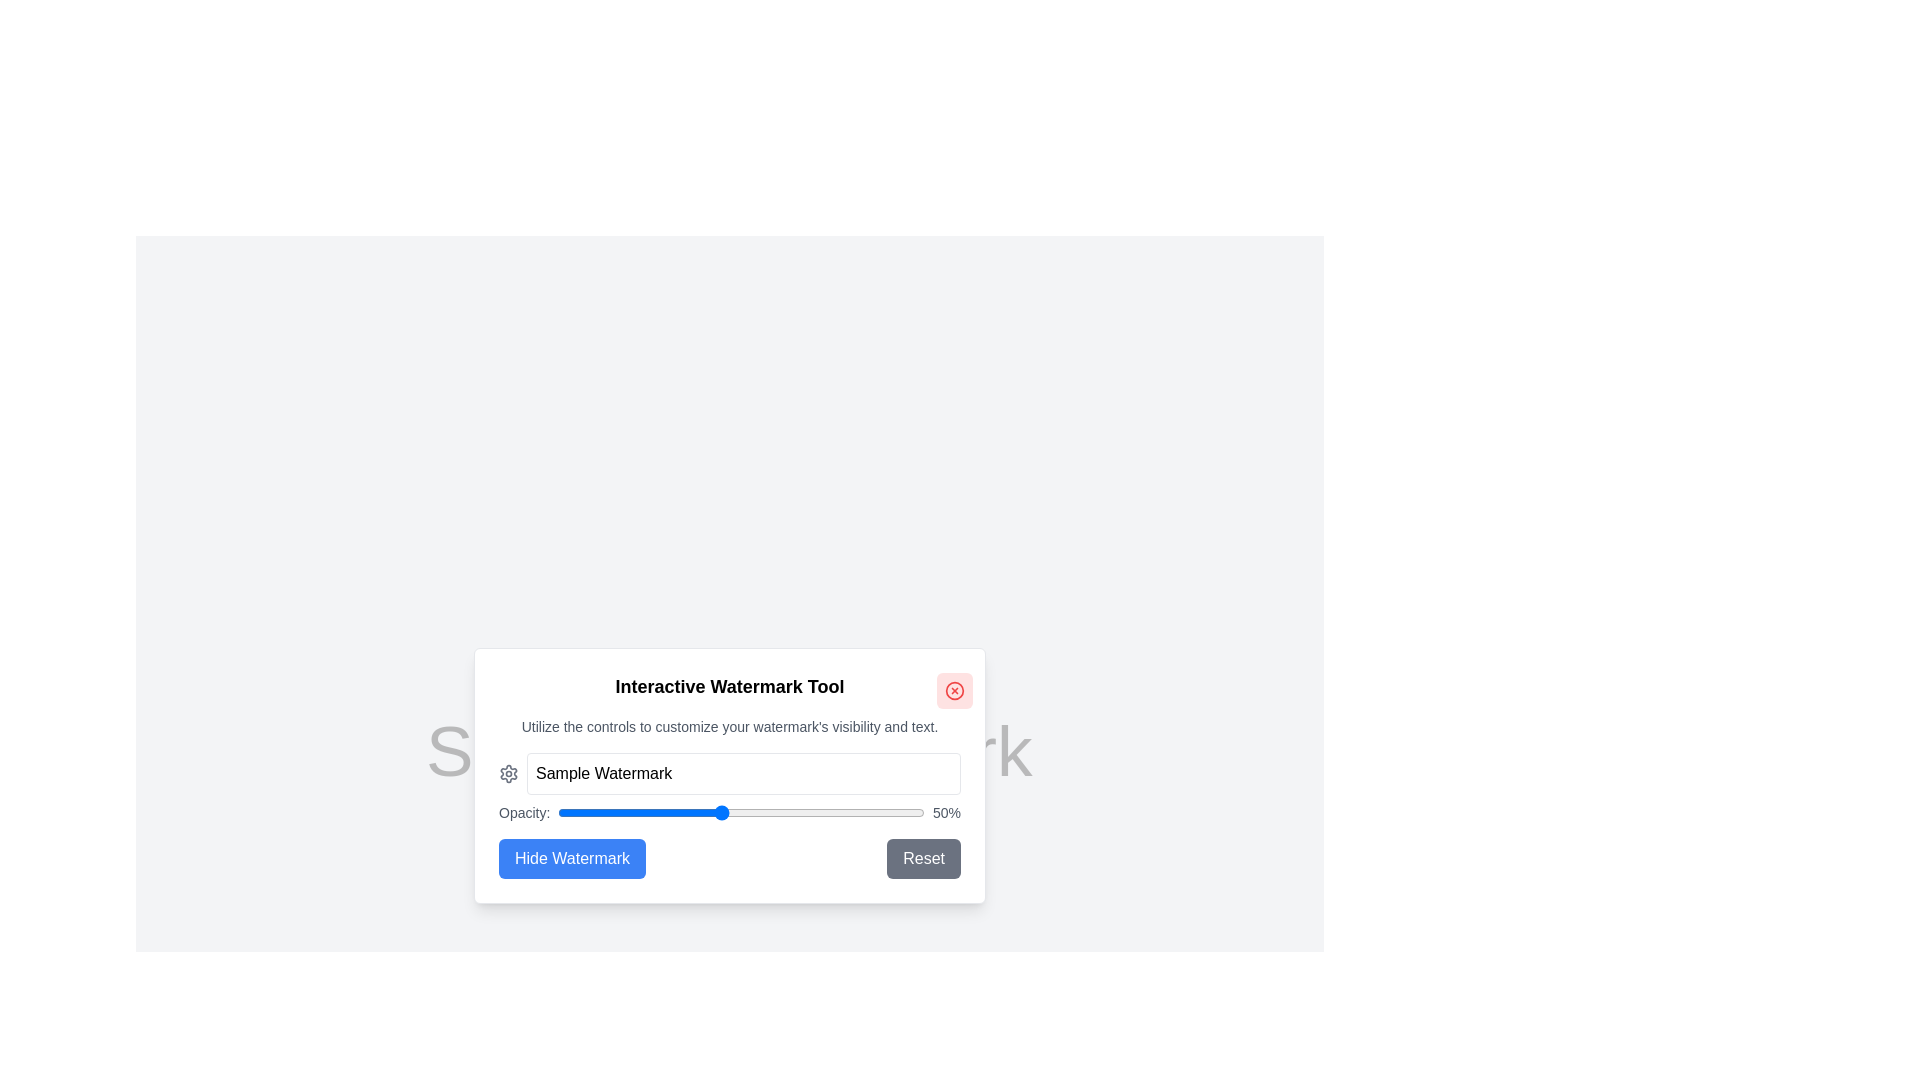 The width and height of the screenshot is (1920, 1080). What do you see at coordinates (594, 813) in the screenshot?
I see `the opacity` at bounding box center [594, 813].